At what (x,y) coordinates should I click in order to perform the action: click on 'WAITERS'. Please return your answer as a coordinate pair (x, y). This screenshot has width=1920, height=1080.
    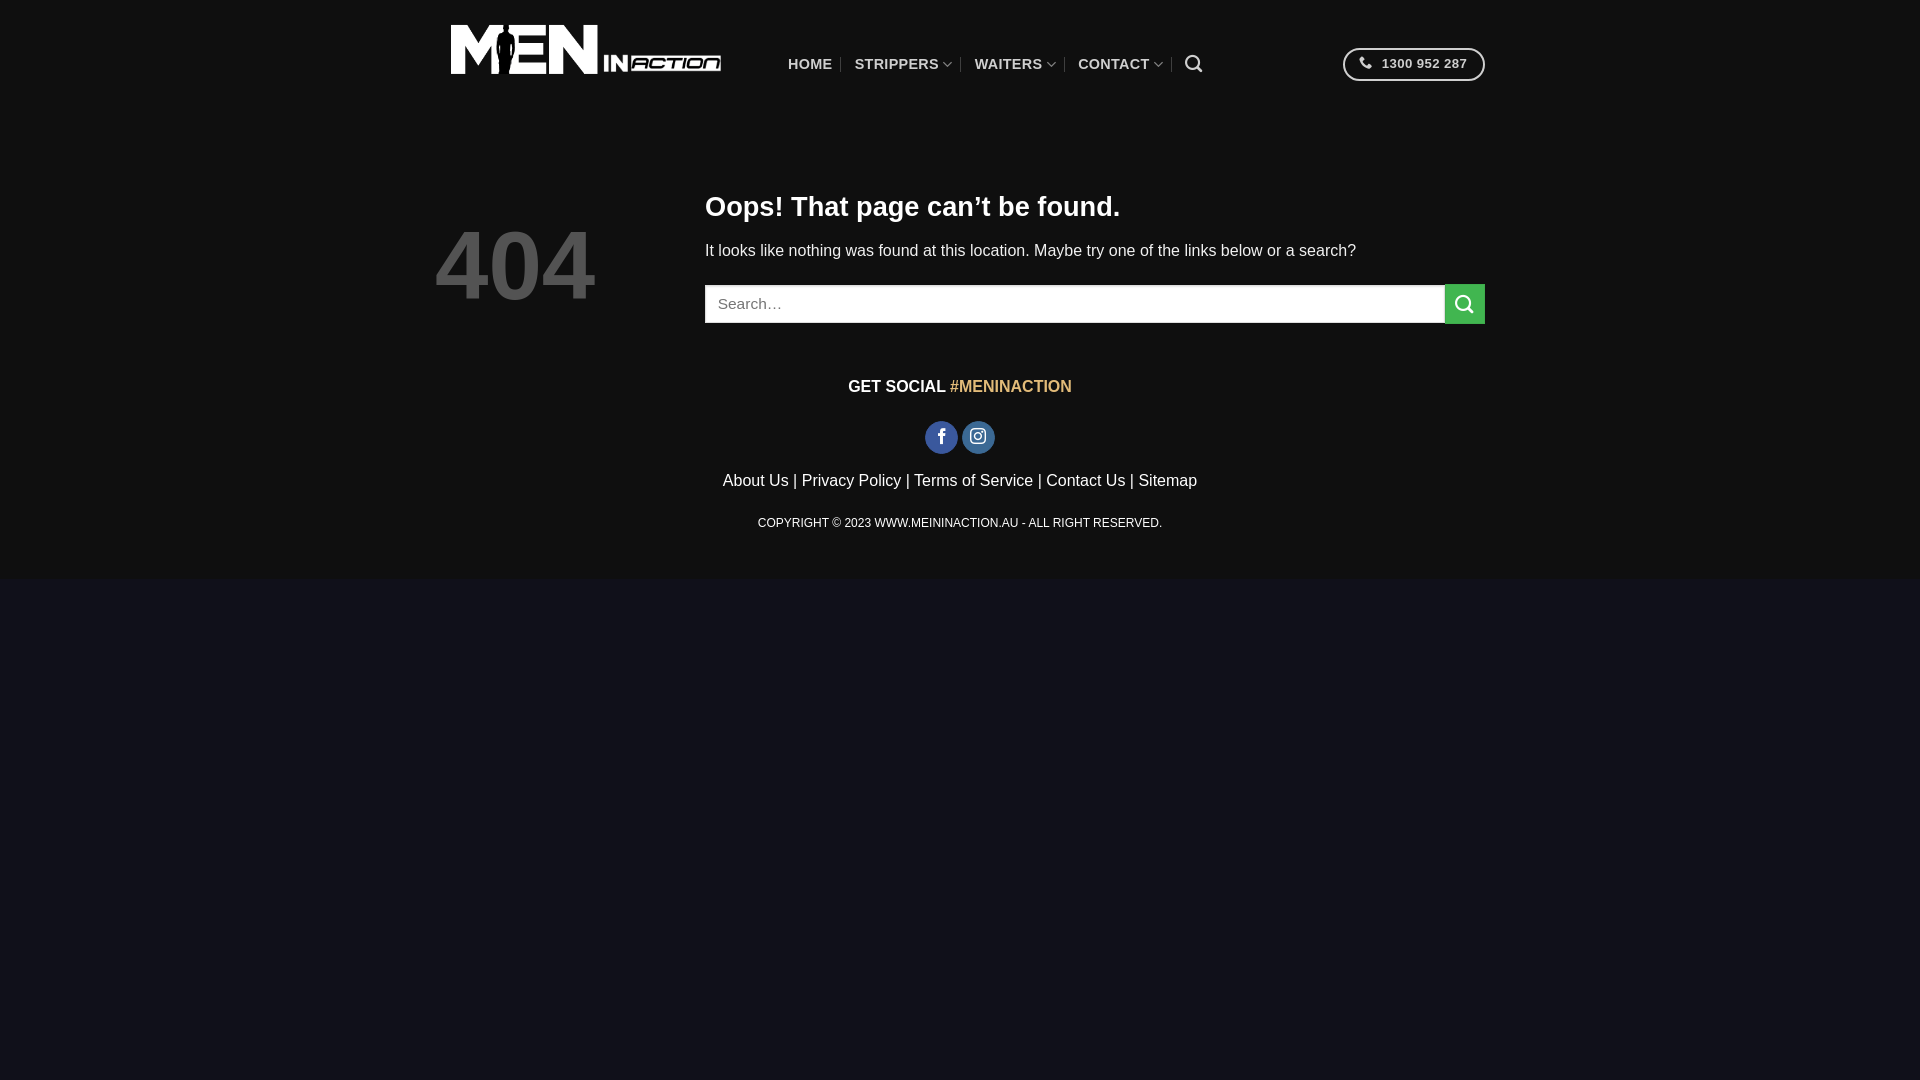
    Looking at the image, I should click on (1015, 63).